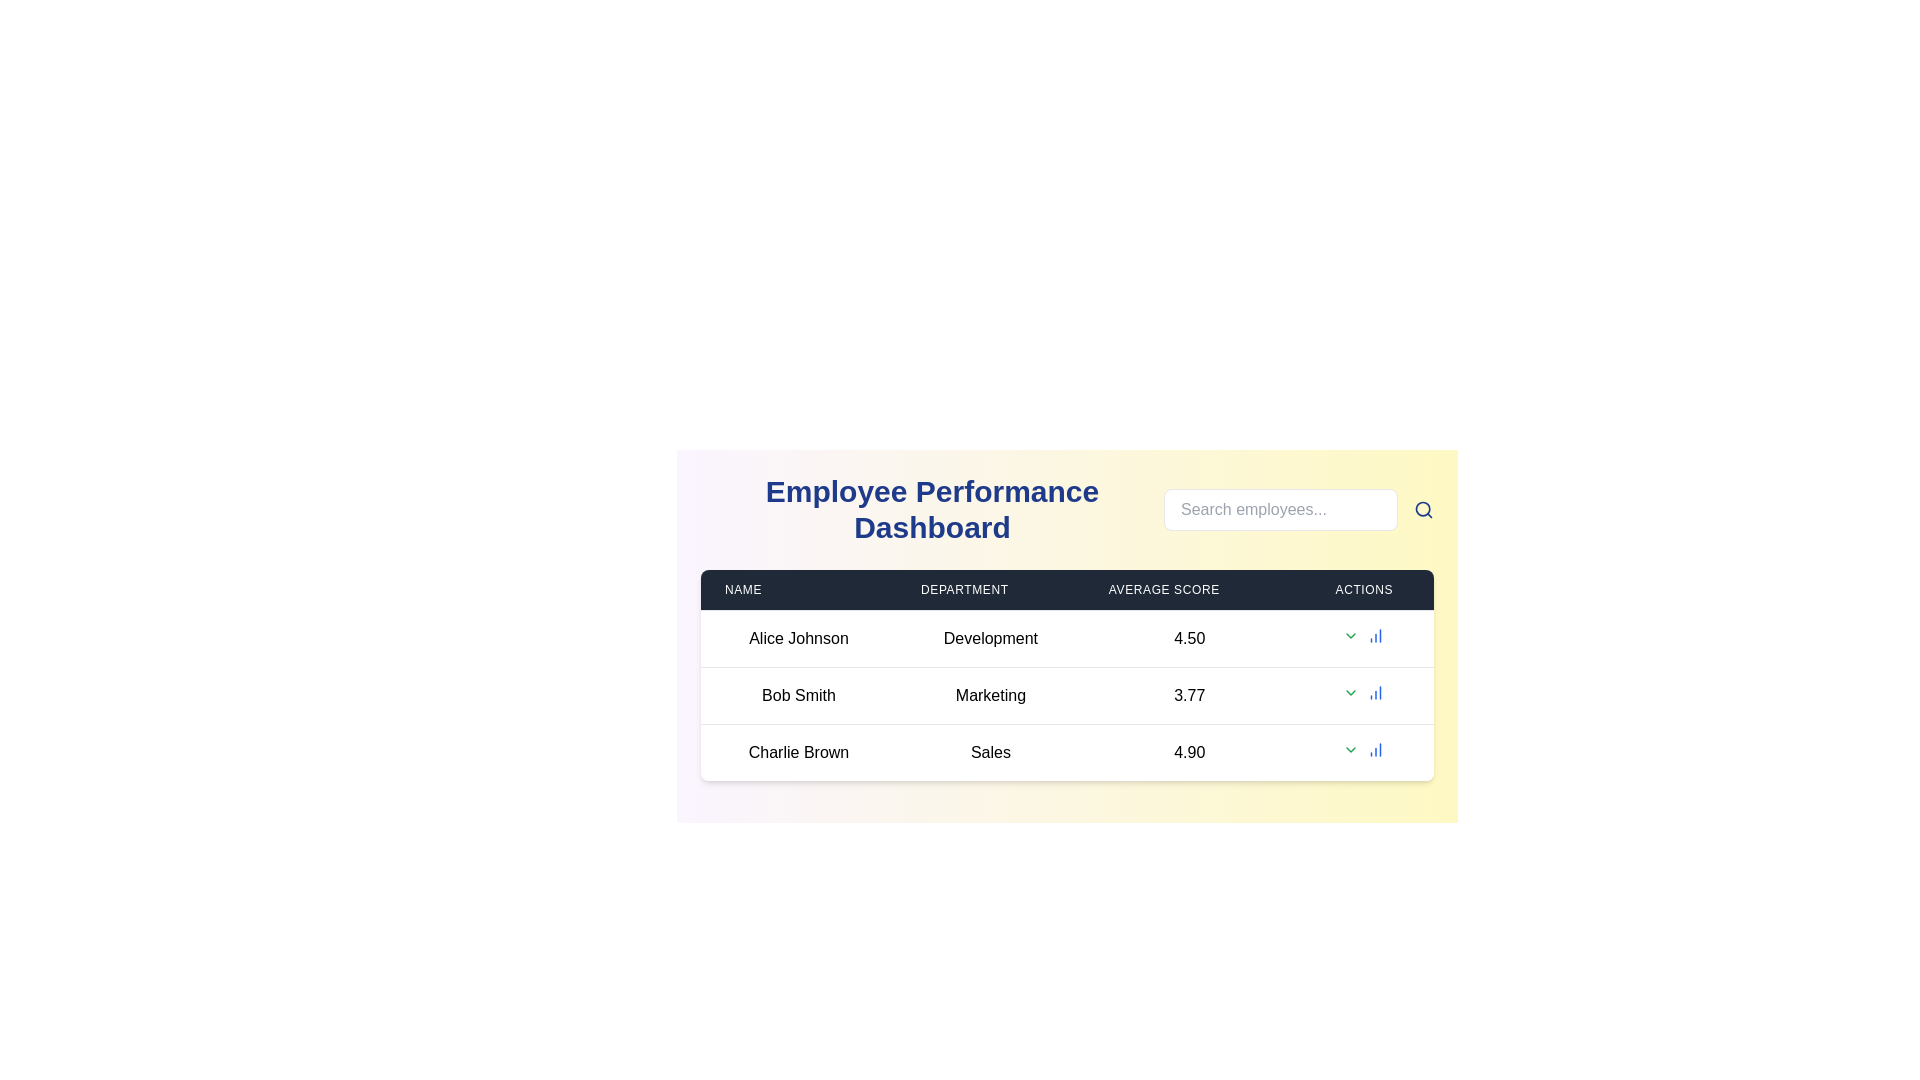 The width and height of the screenshot is (1920, 1080). Describe the element at coordinates (1281, 508) in the screenshot. I see `the text input field for searching employees` at that location.